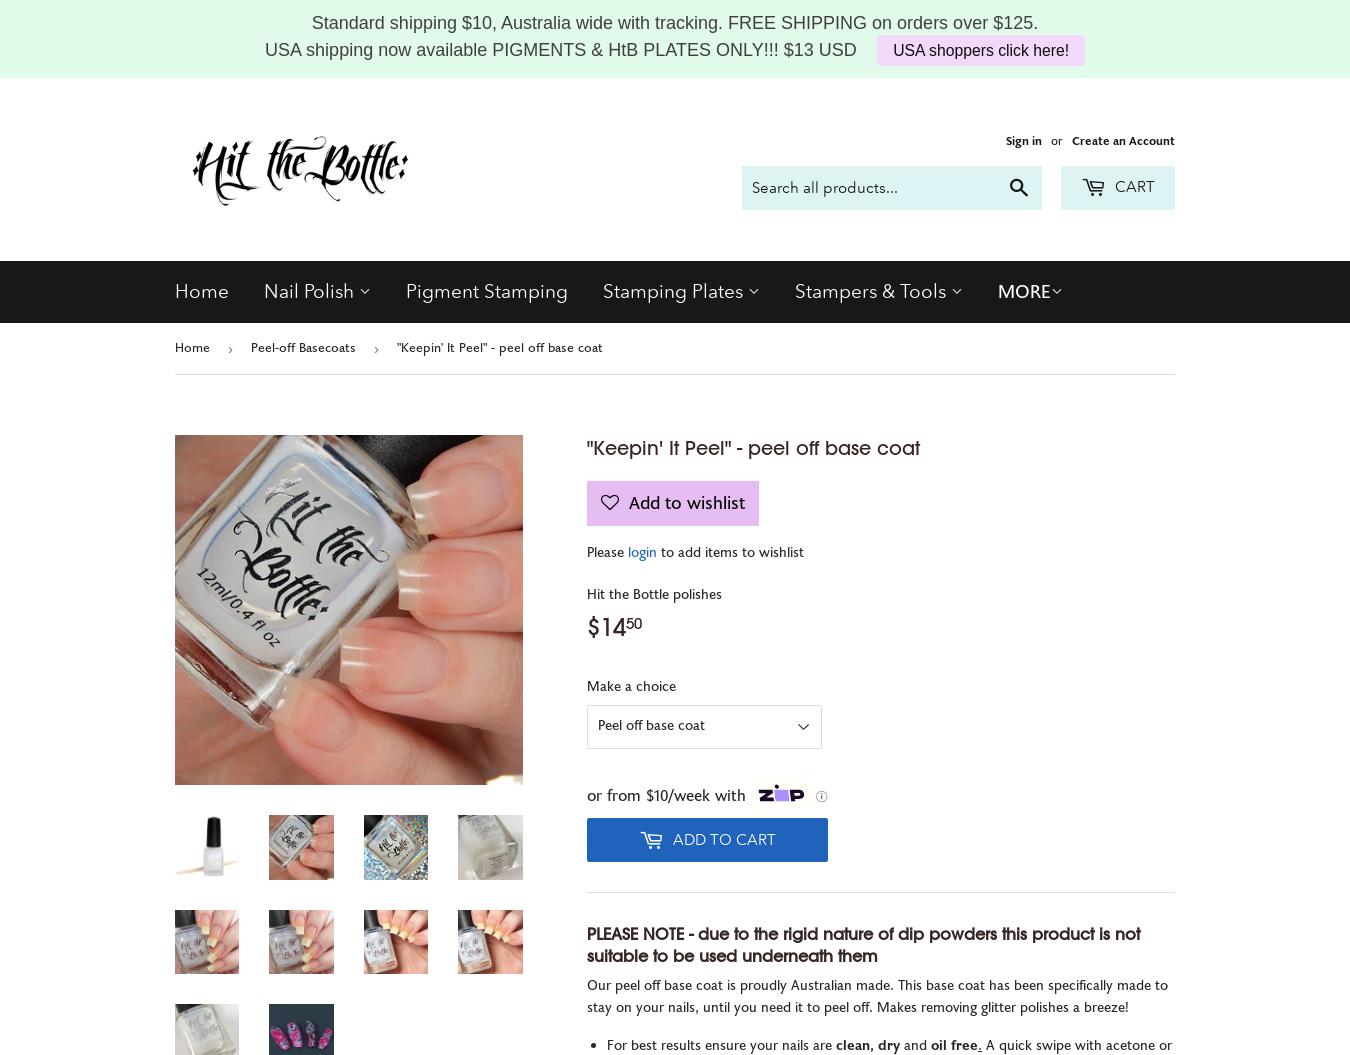 The height and width of the screenshot is (1055, 1350). I want to click on 'Add to Cart', so click(722, 838).